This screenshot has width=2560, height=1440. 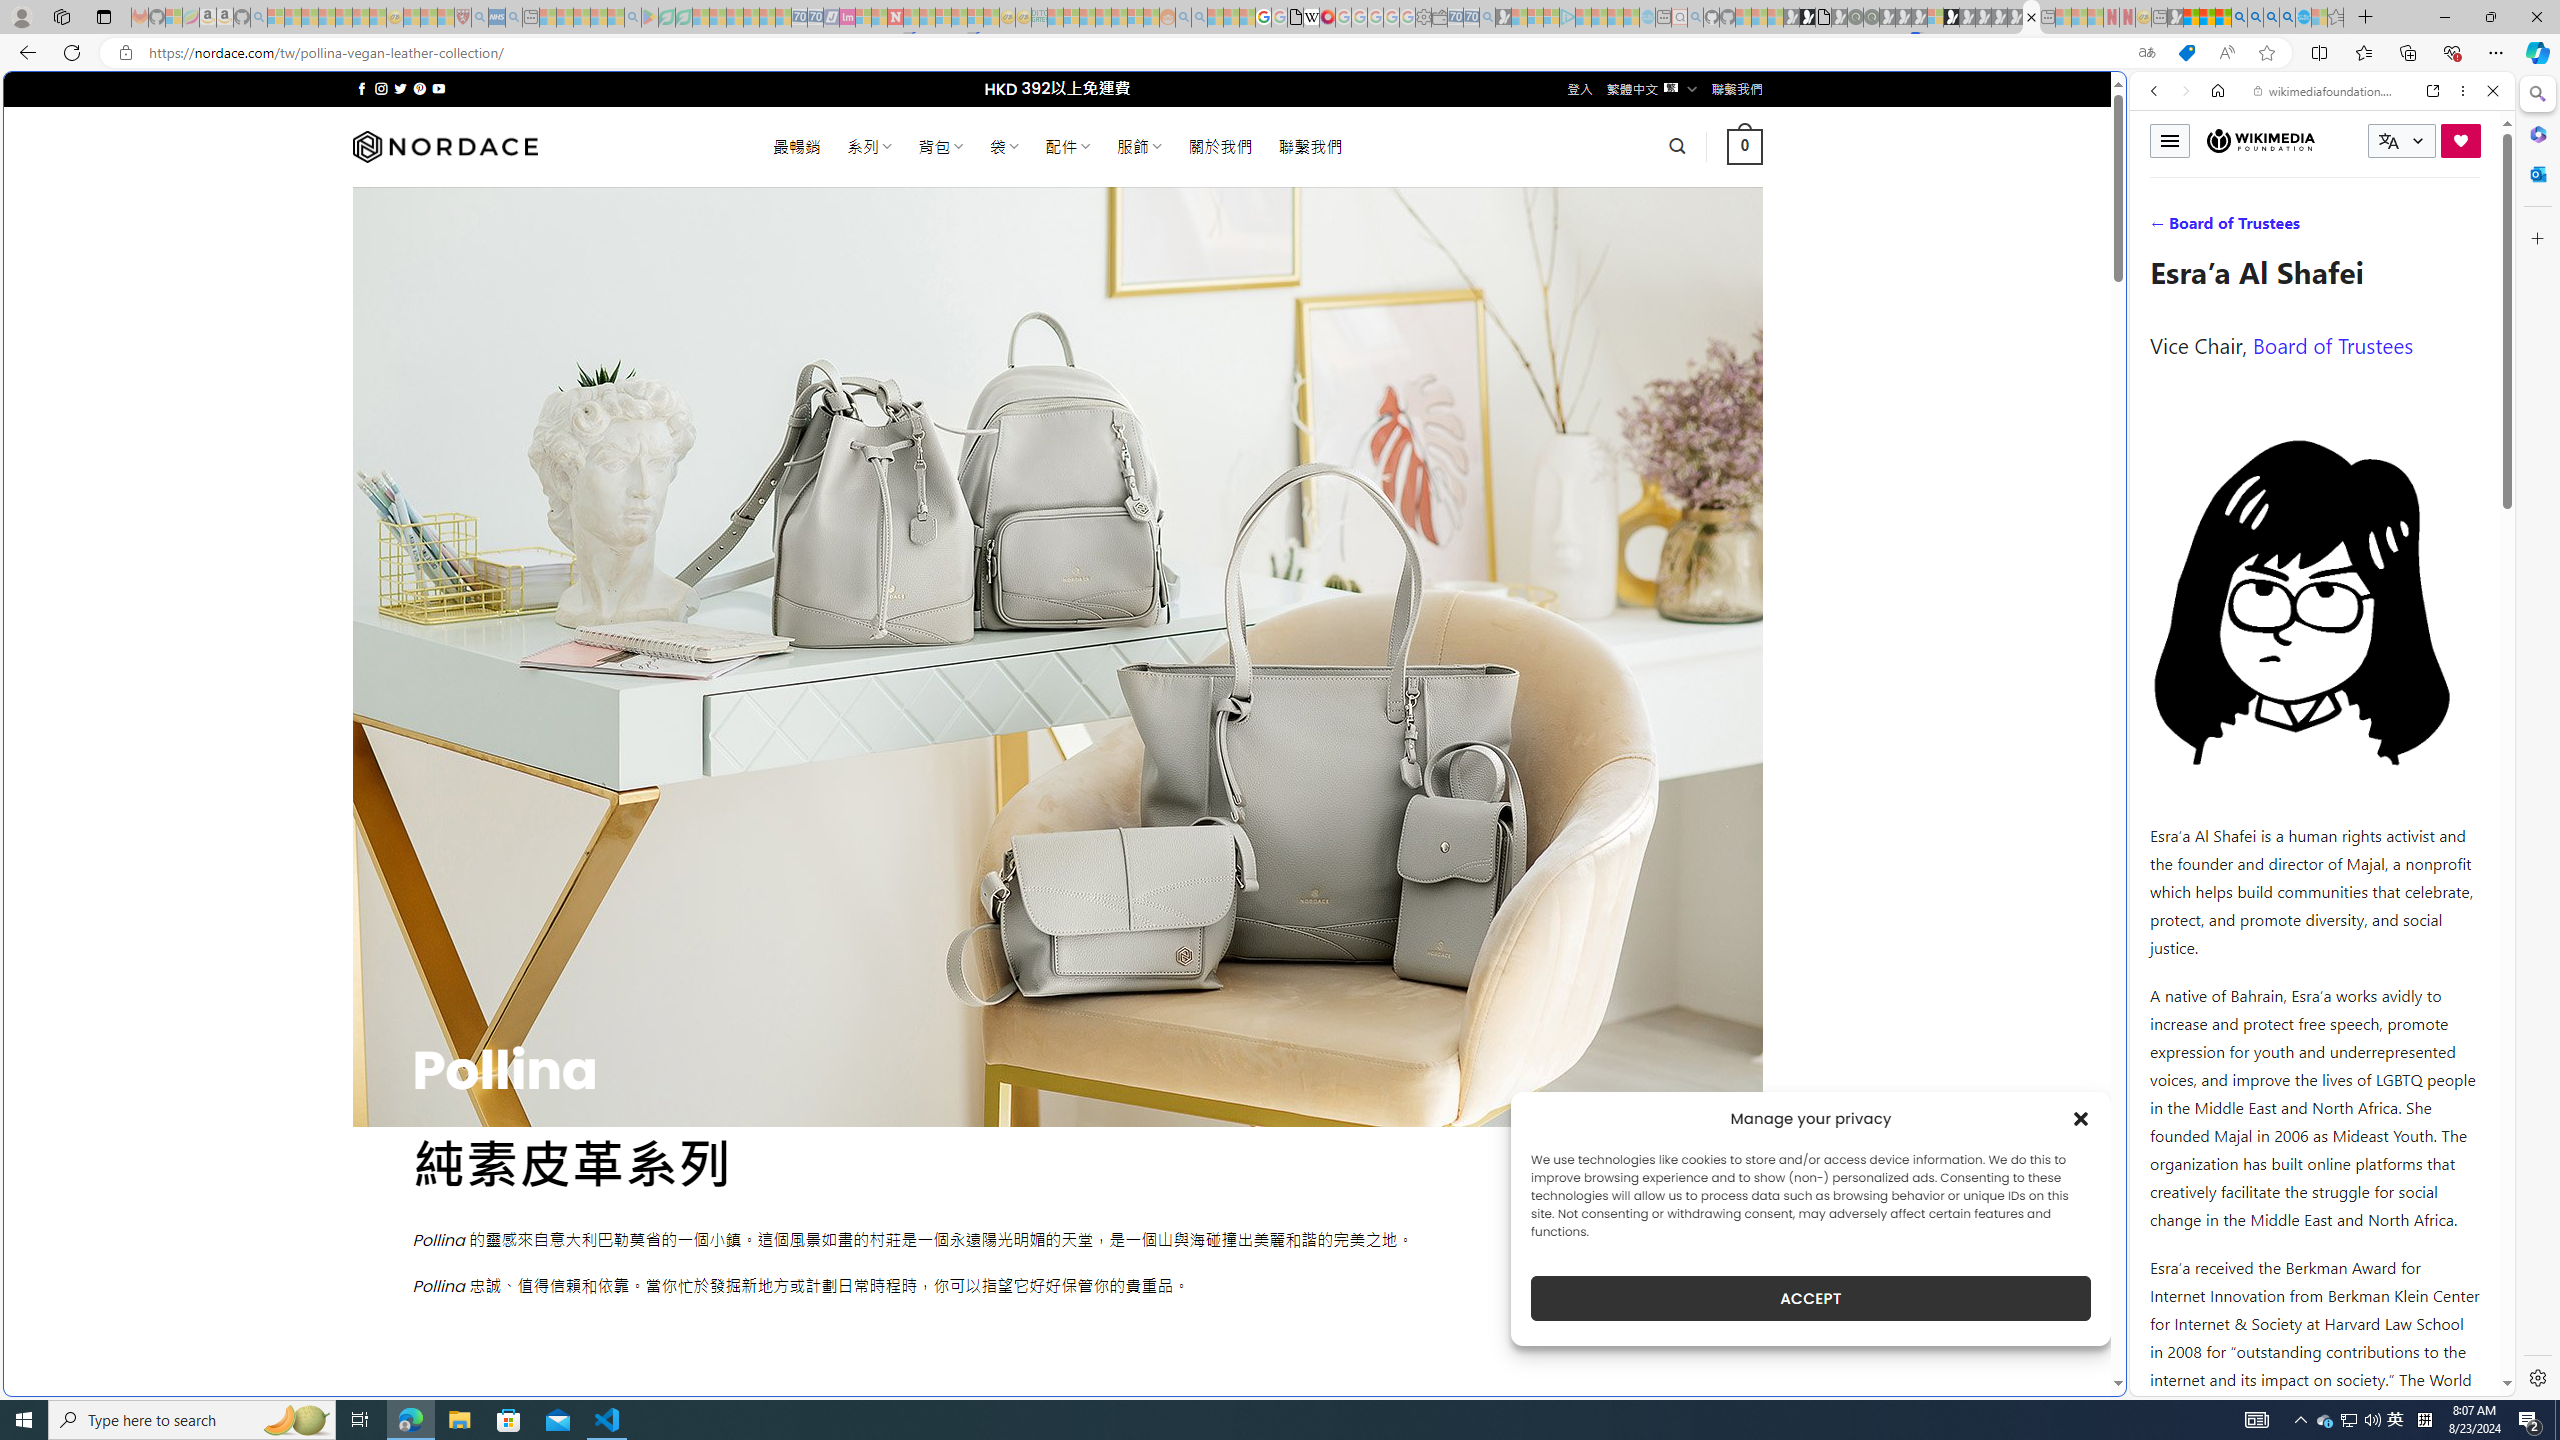 What do you see at coordinates (2030, 16) in the screenshot?
I see `'Nordace - Pollina Vegan Leather Collection'` at bounding box center [2030, 16].